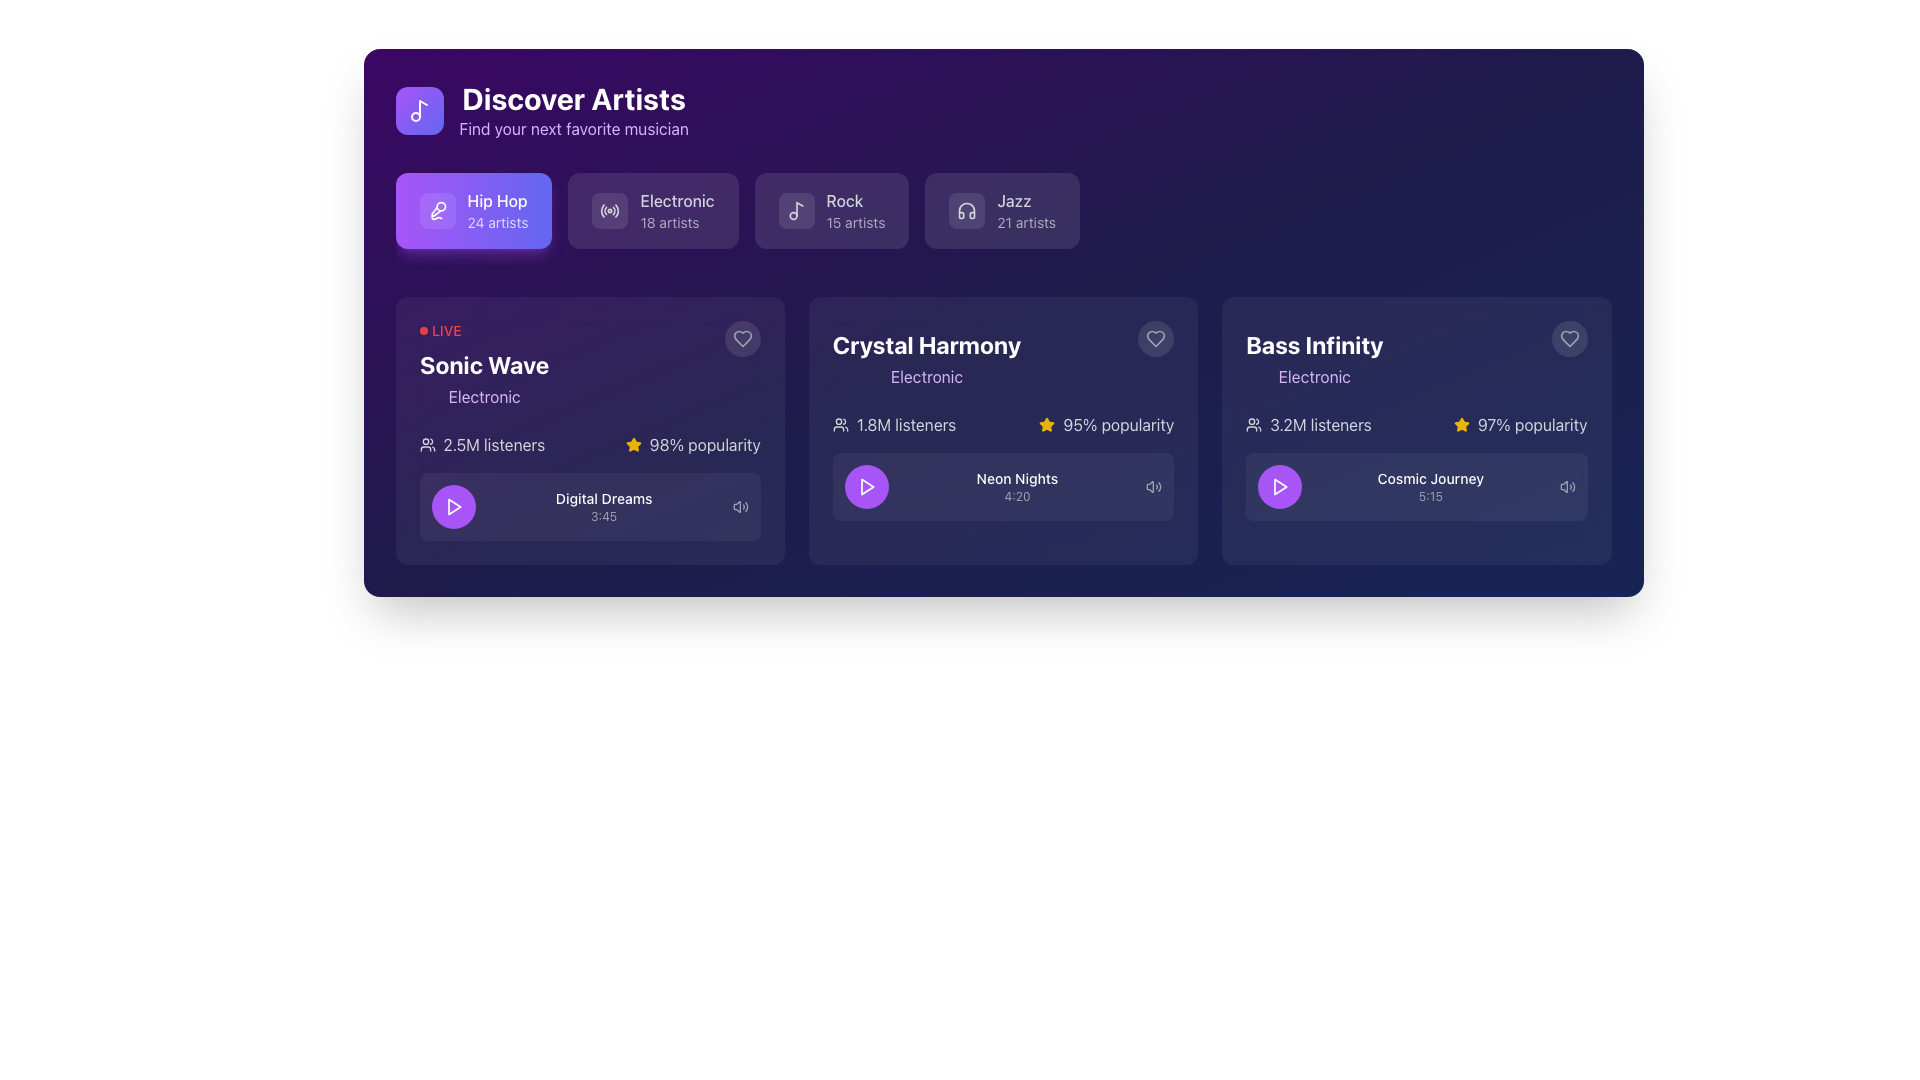  What do you see at coordinates (866, 486) in the screenshot?
I see `the play icon button located in the 'Crystal Harmony' card section` at bounding box center [866, 486].